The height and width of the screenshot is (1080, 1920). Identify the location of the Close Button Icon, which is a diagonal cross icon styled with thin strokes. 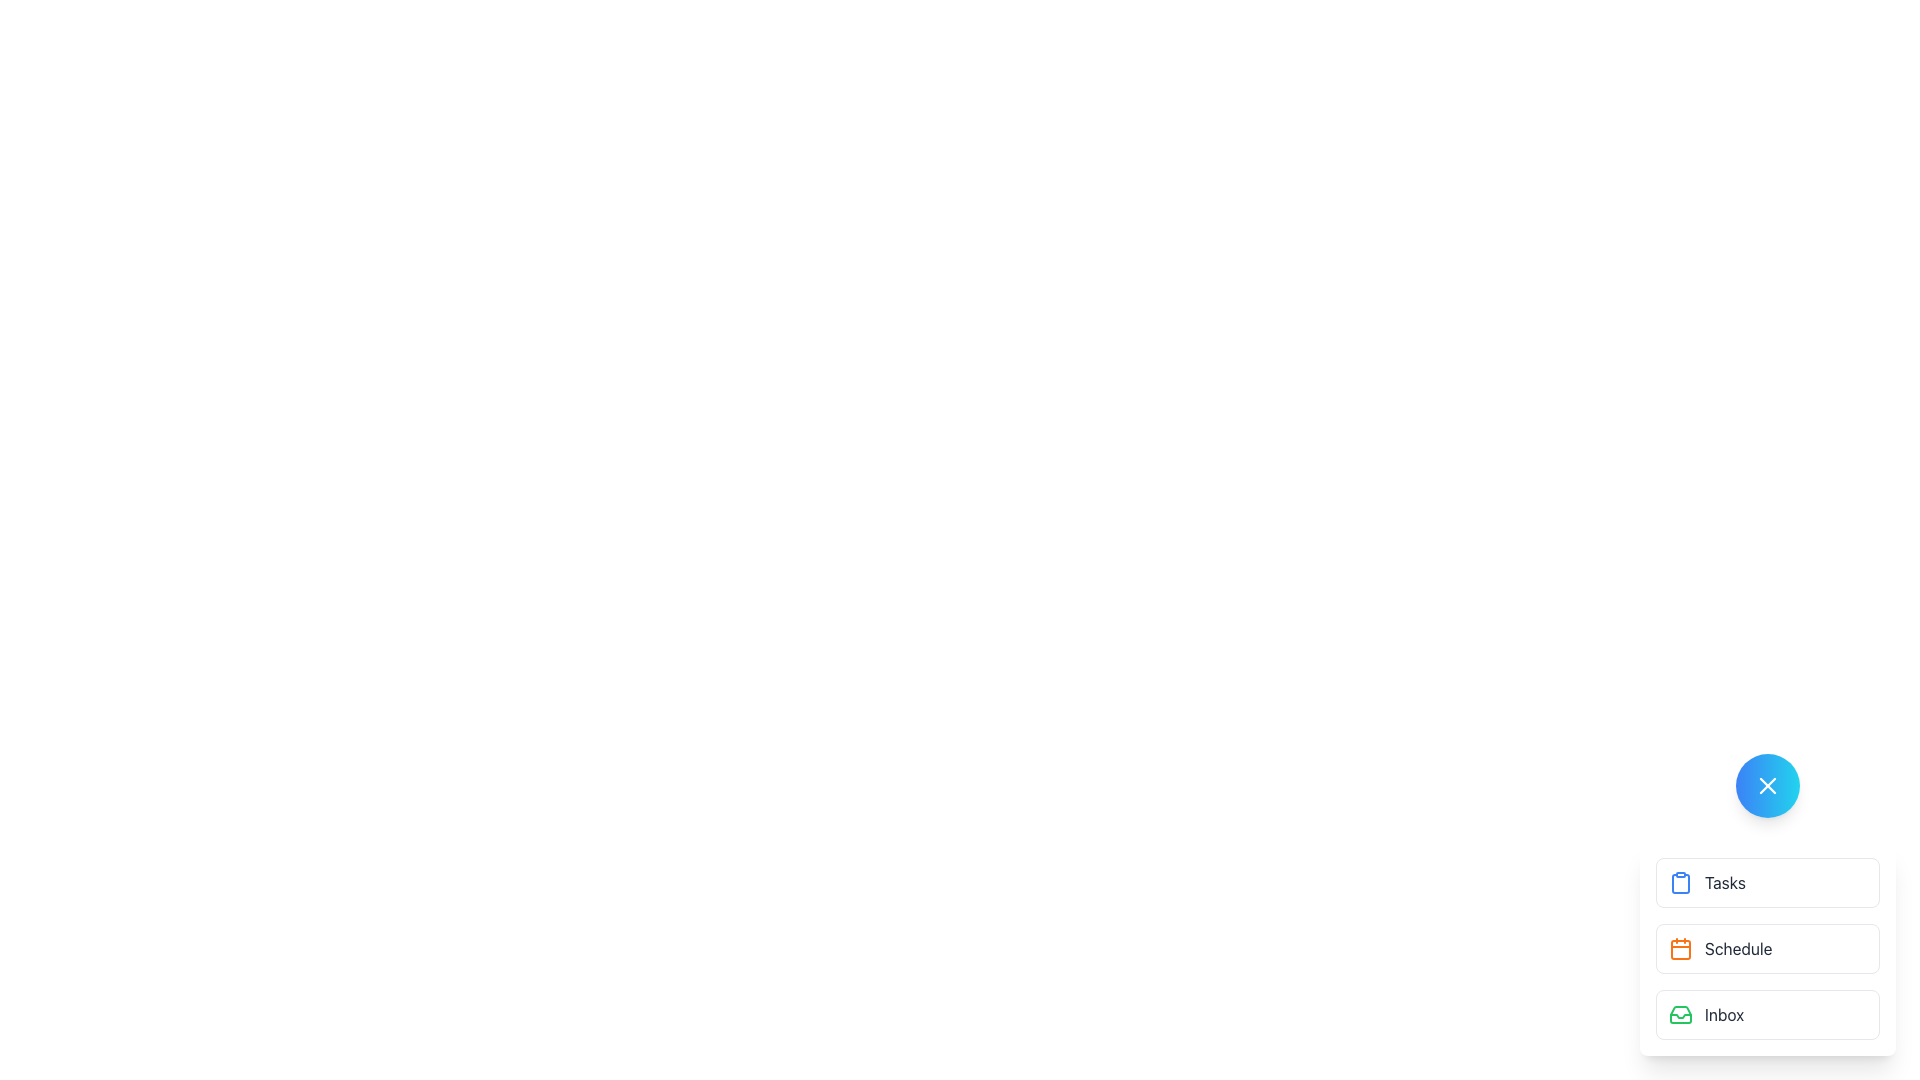
(1767, 785).